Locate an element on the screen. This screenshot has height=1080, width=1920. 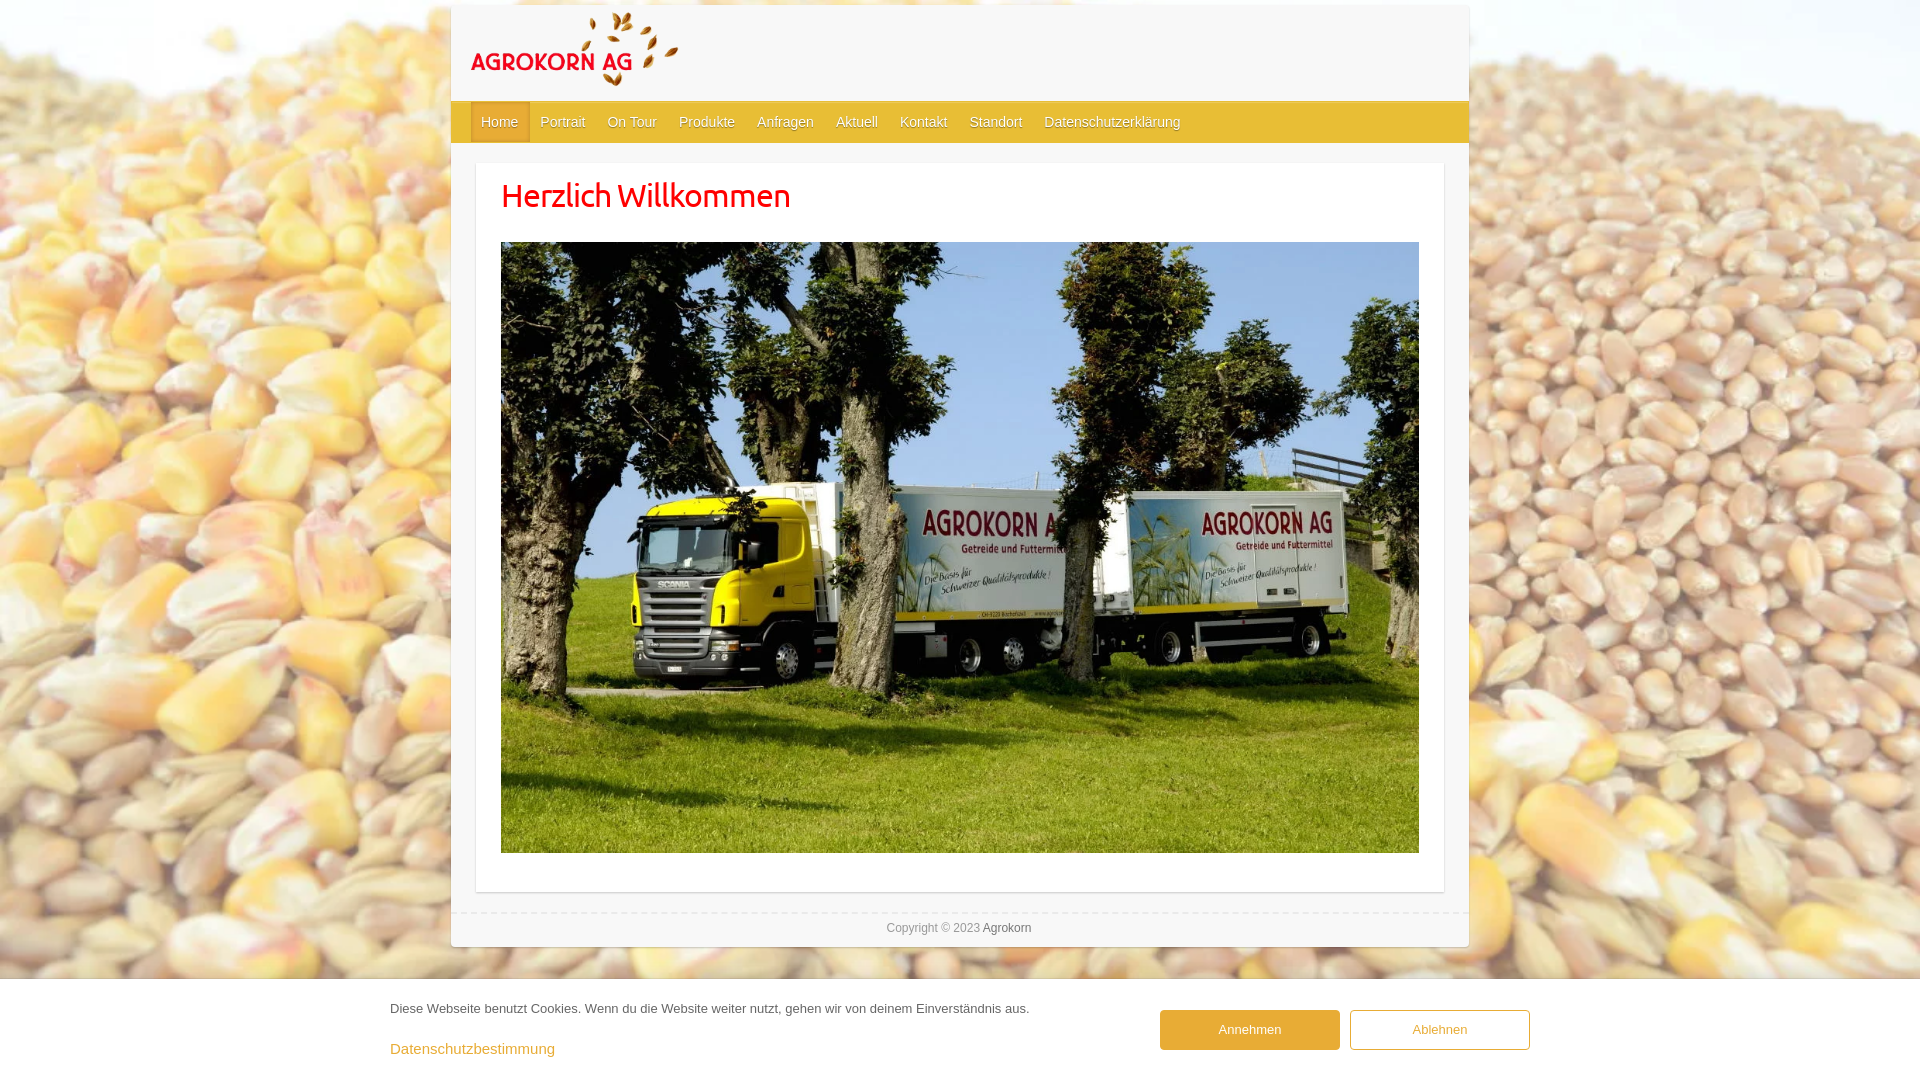
'Kontakt' is located at coordinates (923, 122).